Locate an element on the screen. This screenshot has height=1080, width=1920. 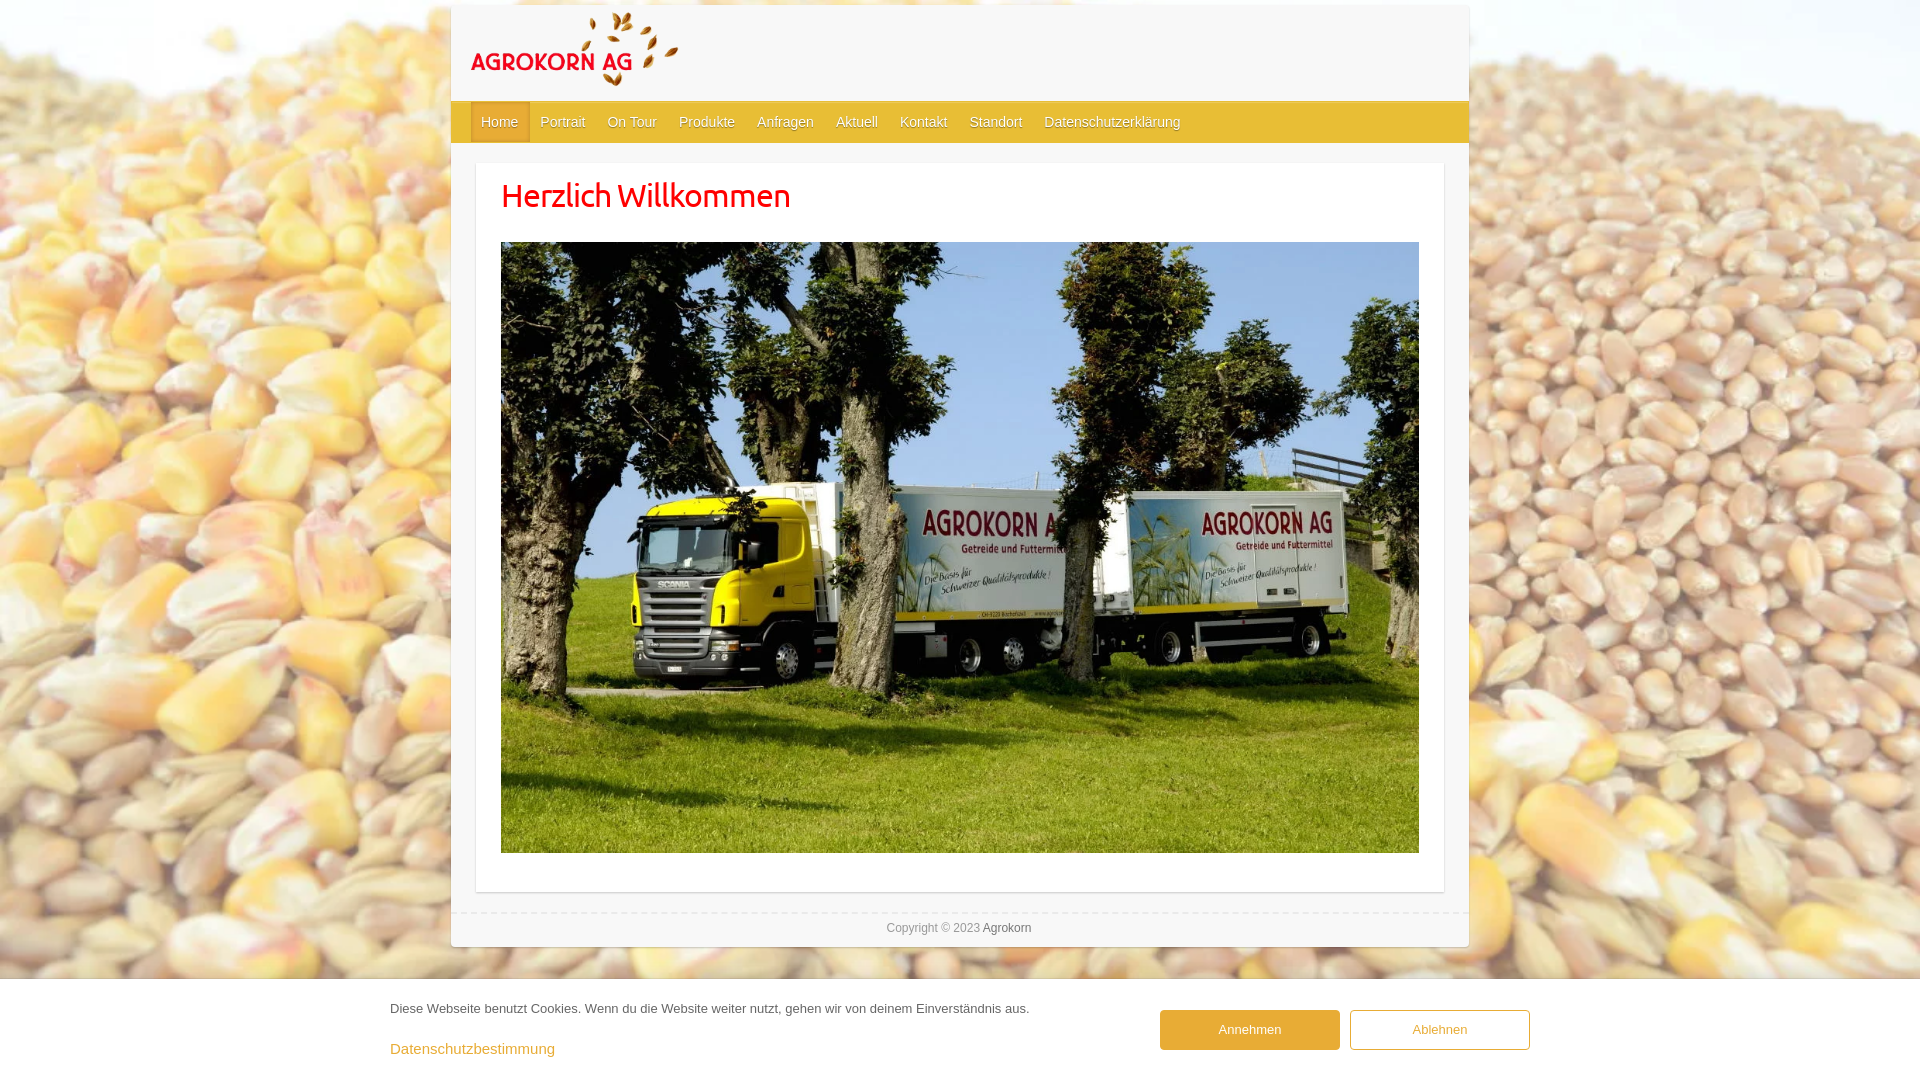
'Kontakt' is located at coordinates (923, 122).